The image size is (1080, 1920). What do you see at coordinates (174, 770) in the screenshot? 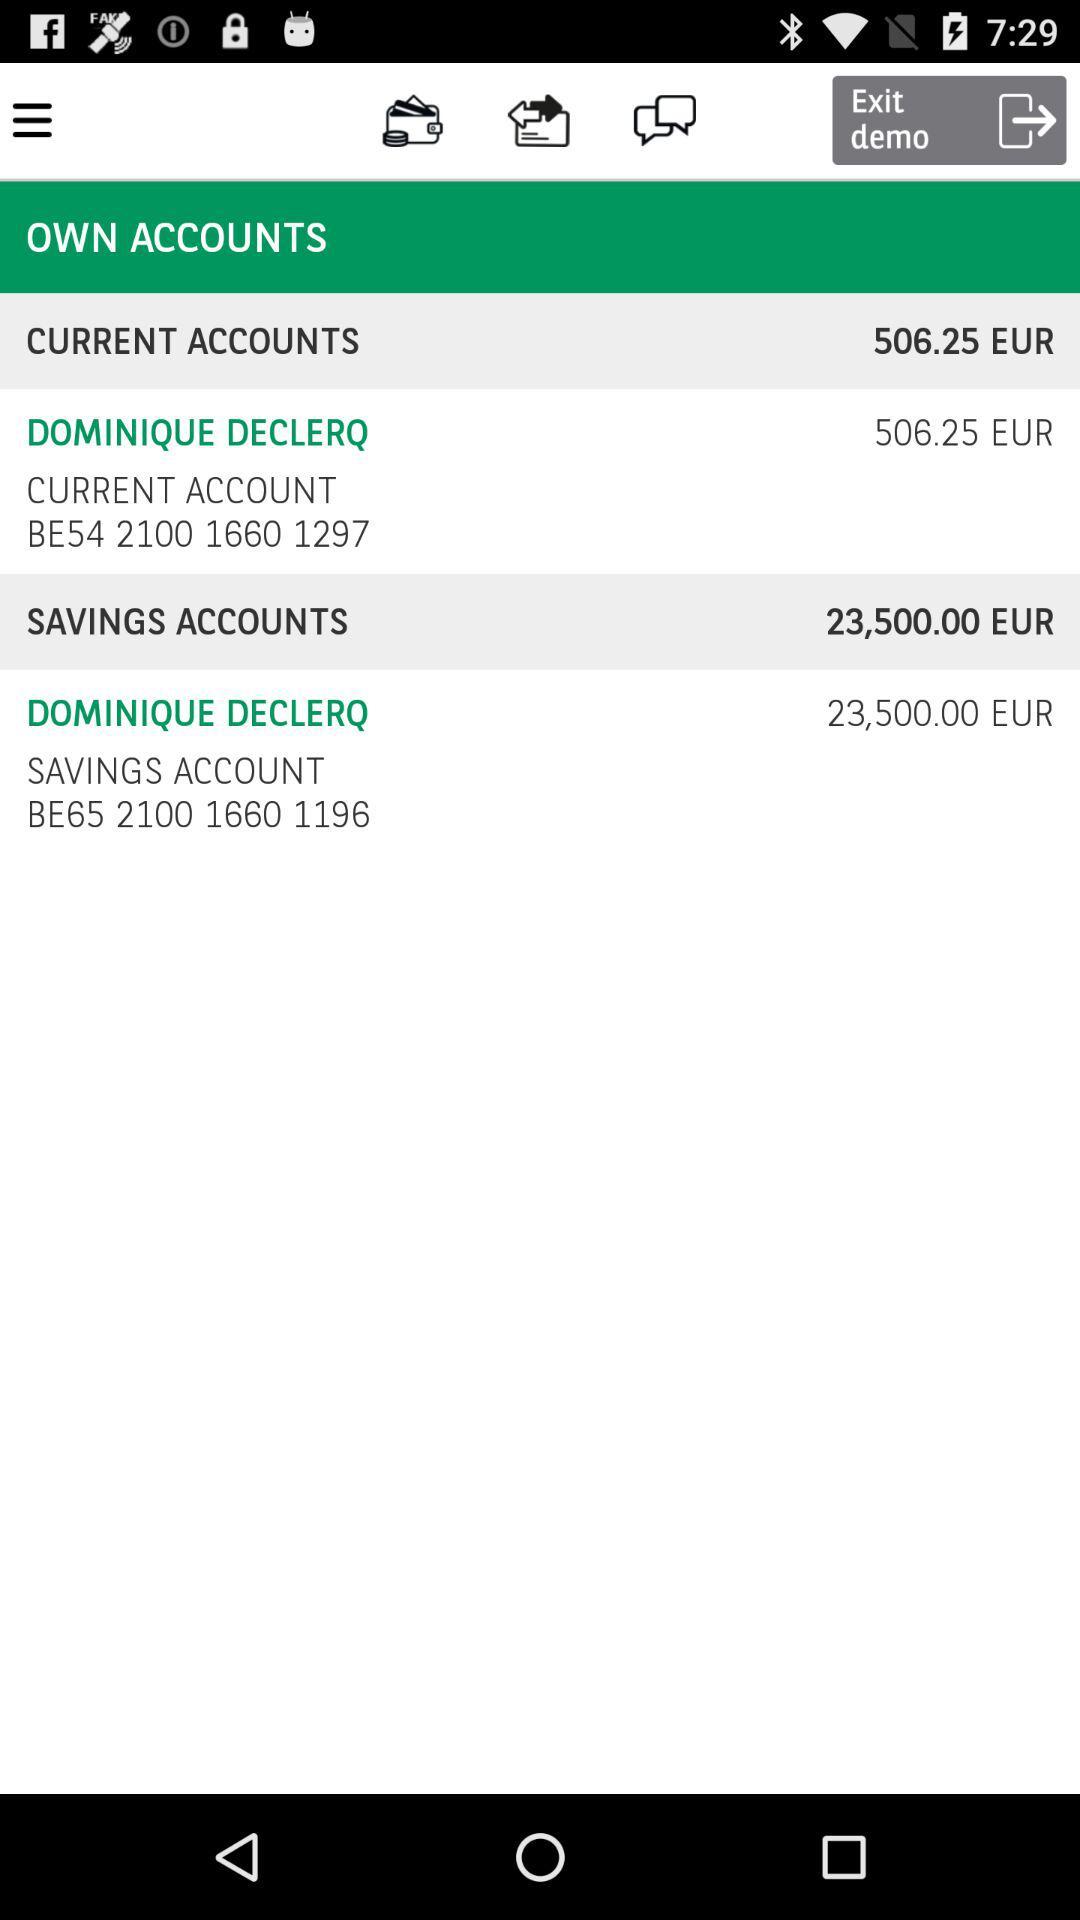
I see `the icon below the dominique declerq` at bounding box center [174, 770].